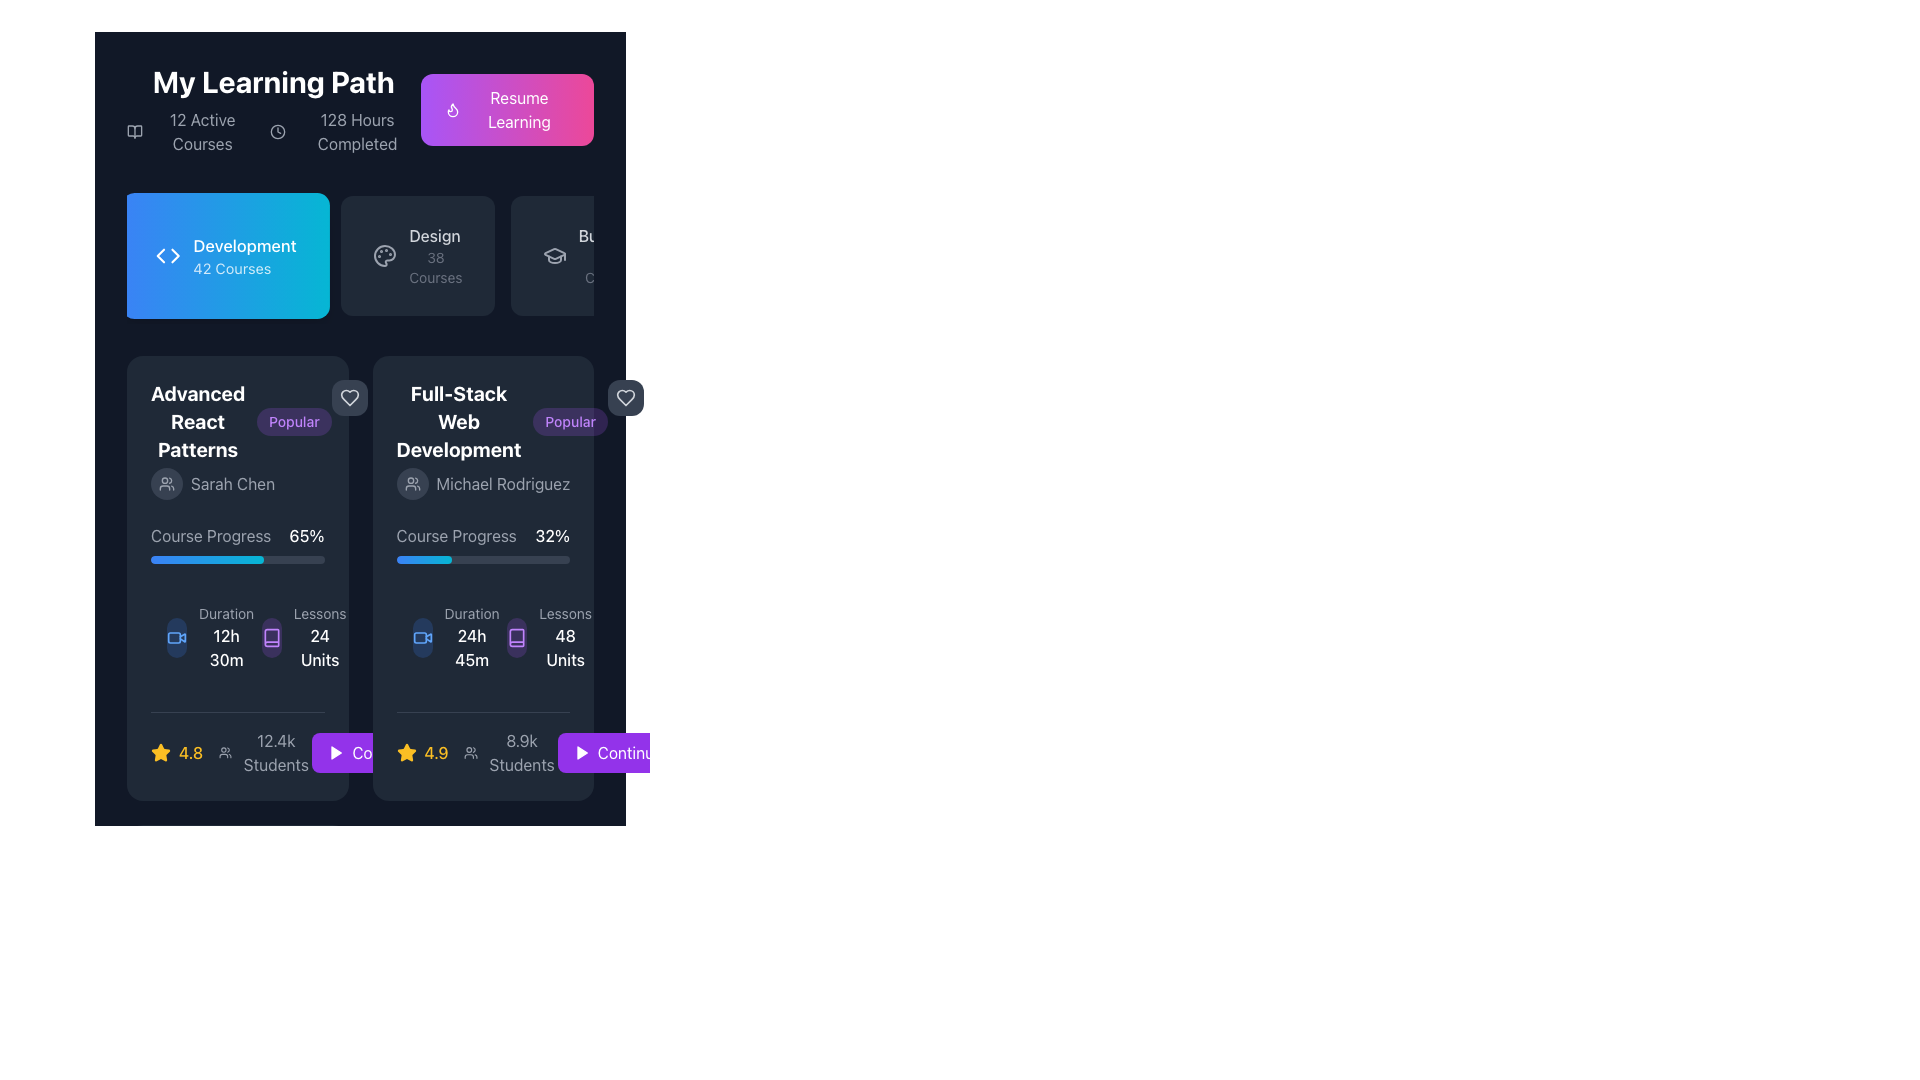 This screenshot has height=1080, width=1920. Describe the element at coordinates (237, 744) in the screenshot. I see `displayed information from the informational display panel located in the 'Advanced React Patterns' card, positioned above the 'Continue' button` at that location.